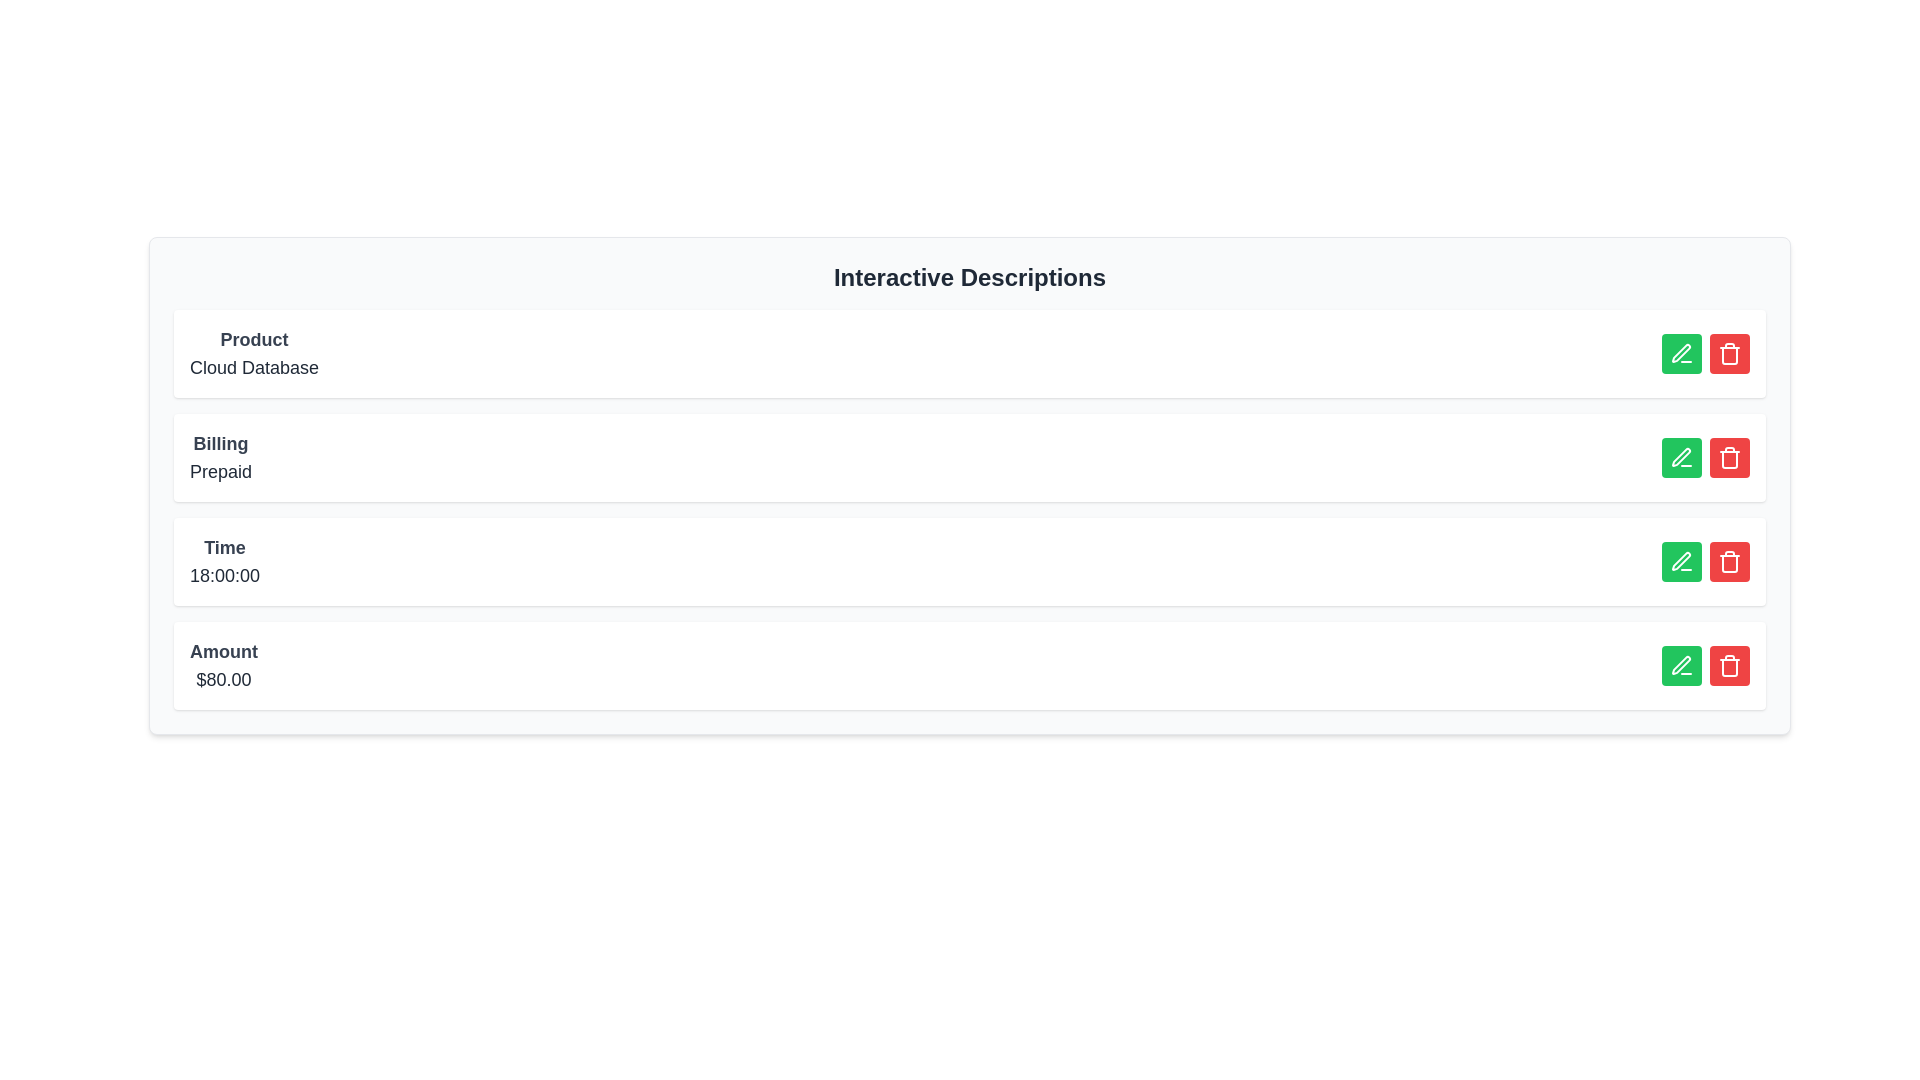 The image size is (1920, 1080). I want to click on the trash can icon button located on the far right of the action section for the 'Amount' row in the table, so click(1728, 666).